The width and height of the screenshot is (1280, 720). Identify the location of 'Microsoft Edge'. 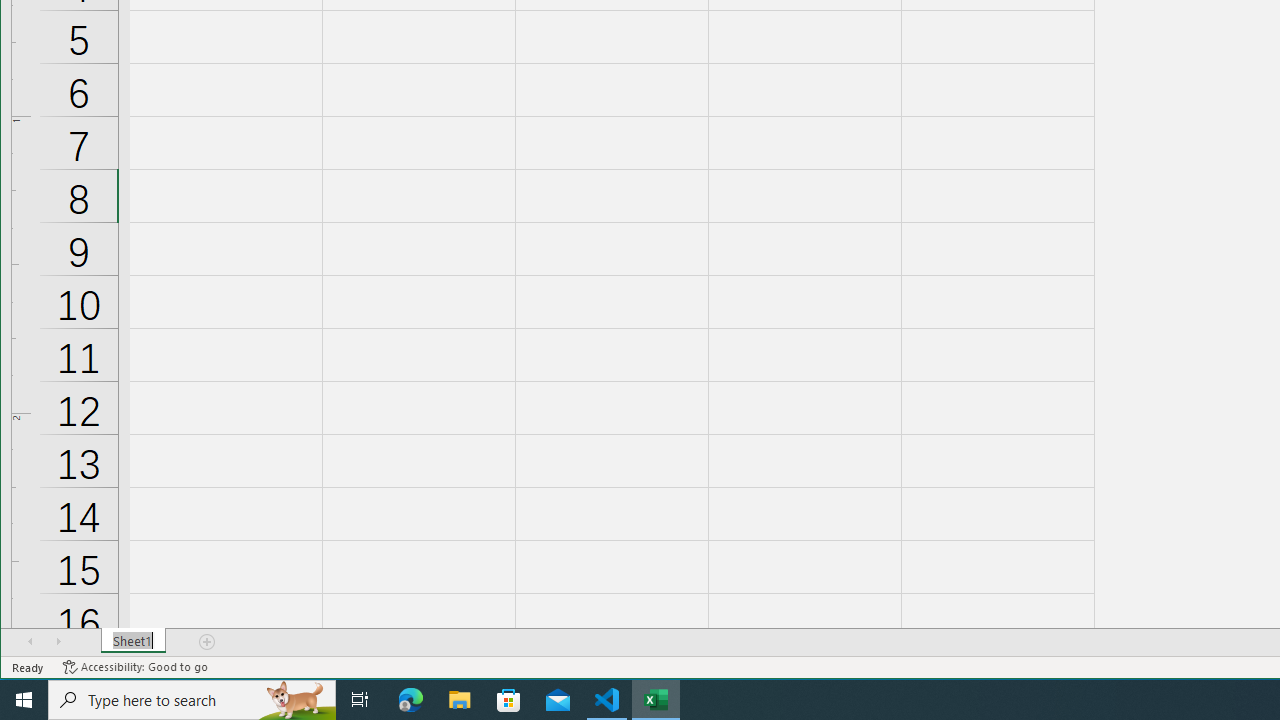
(410, 698).